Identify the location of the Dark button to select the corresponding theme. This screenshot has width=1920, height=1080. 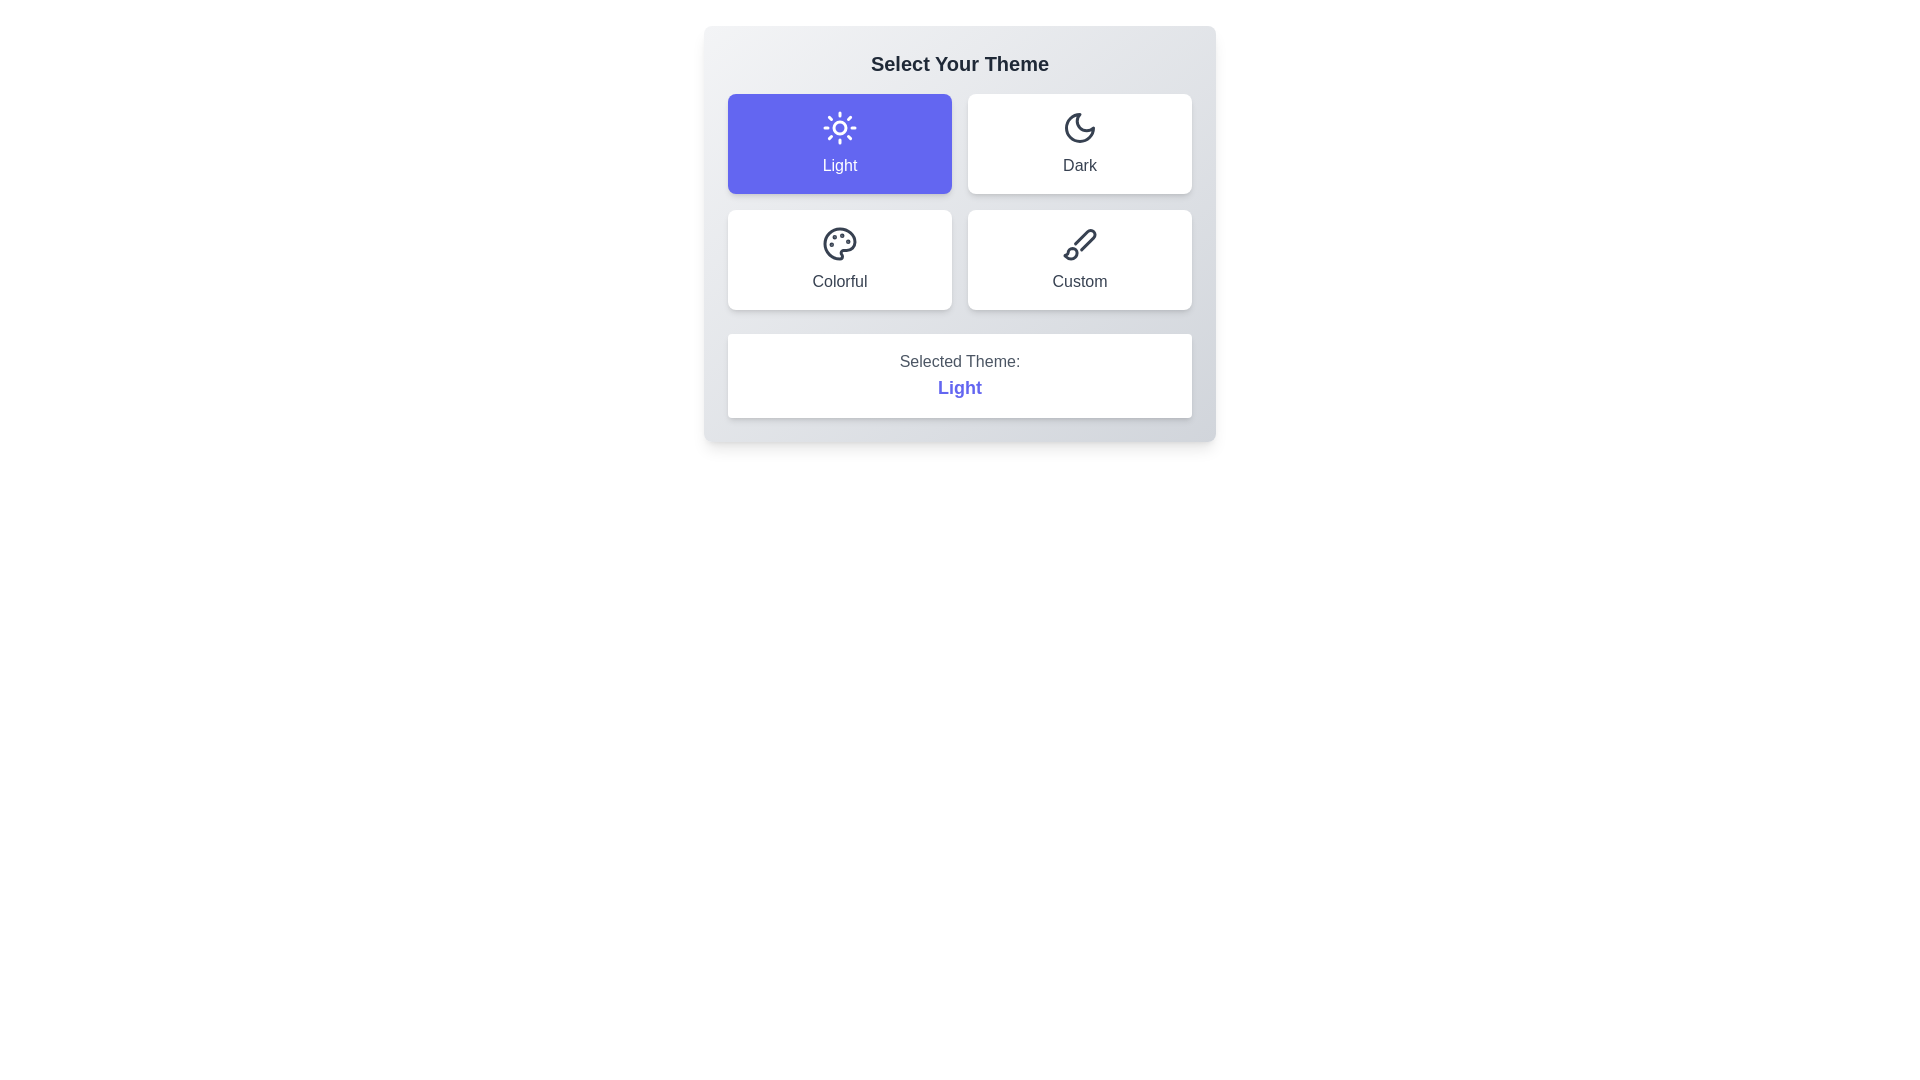
(1079, 142).